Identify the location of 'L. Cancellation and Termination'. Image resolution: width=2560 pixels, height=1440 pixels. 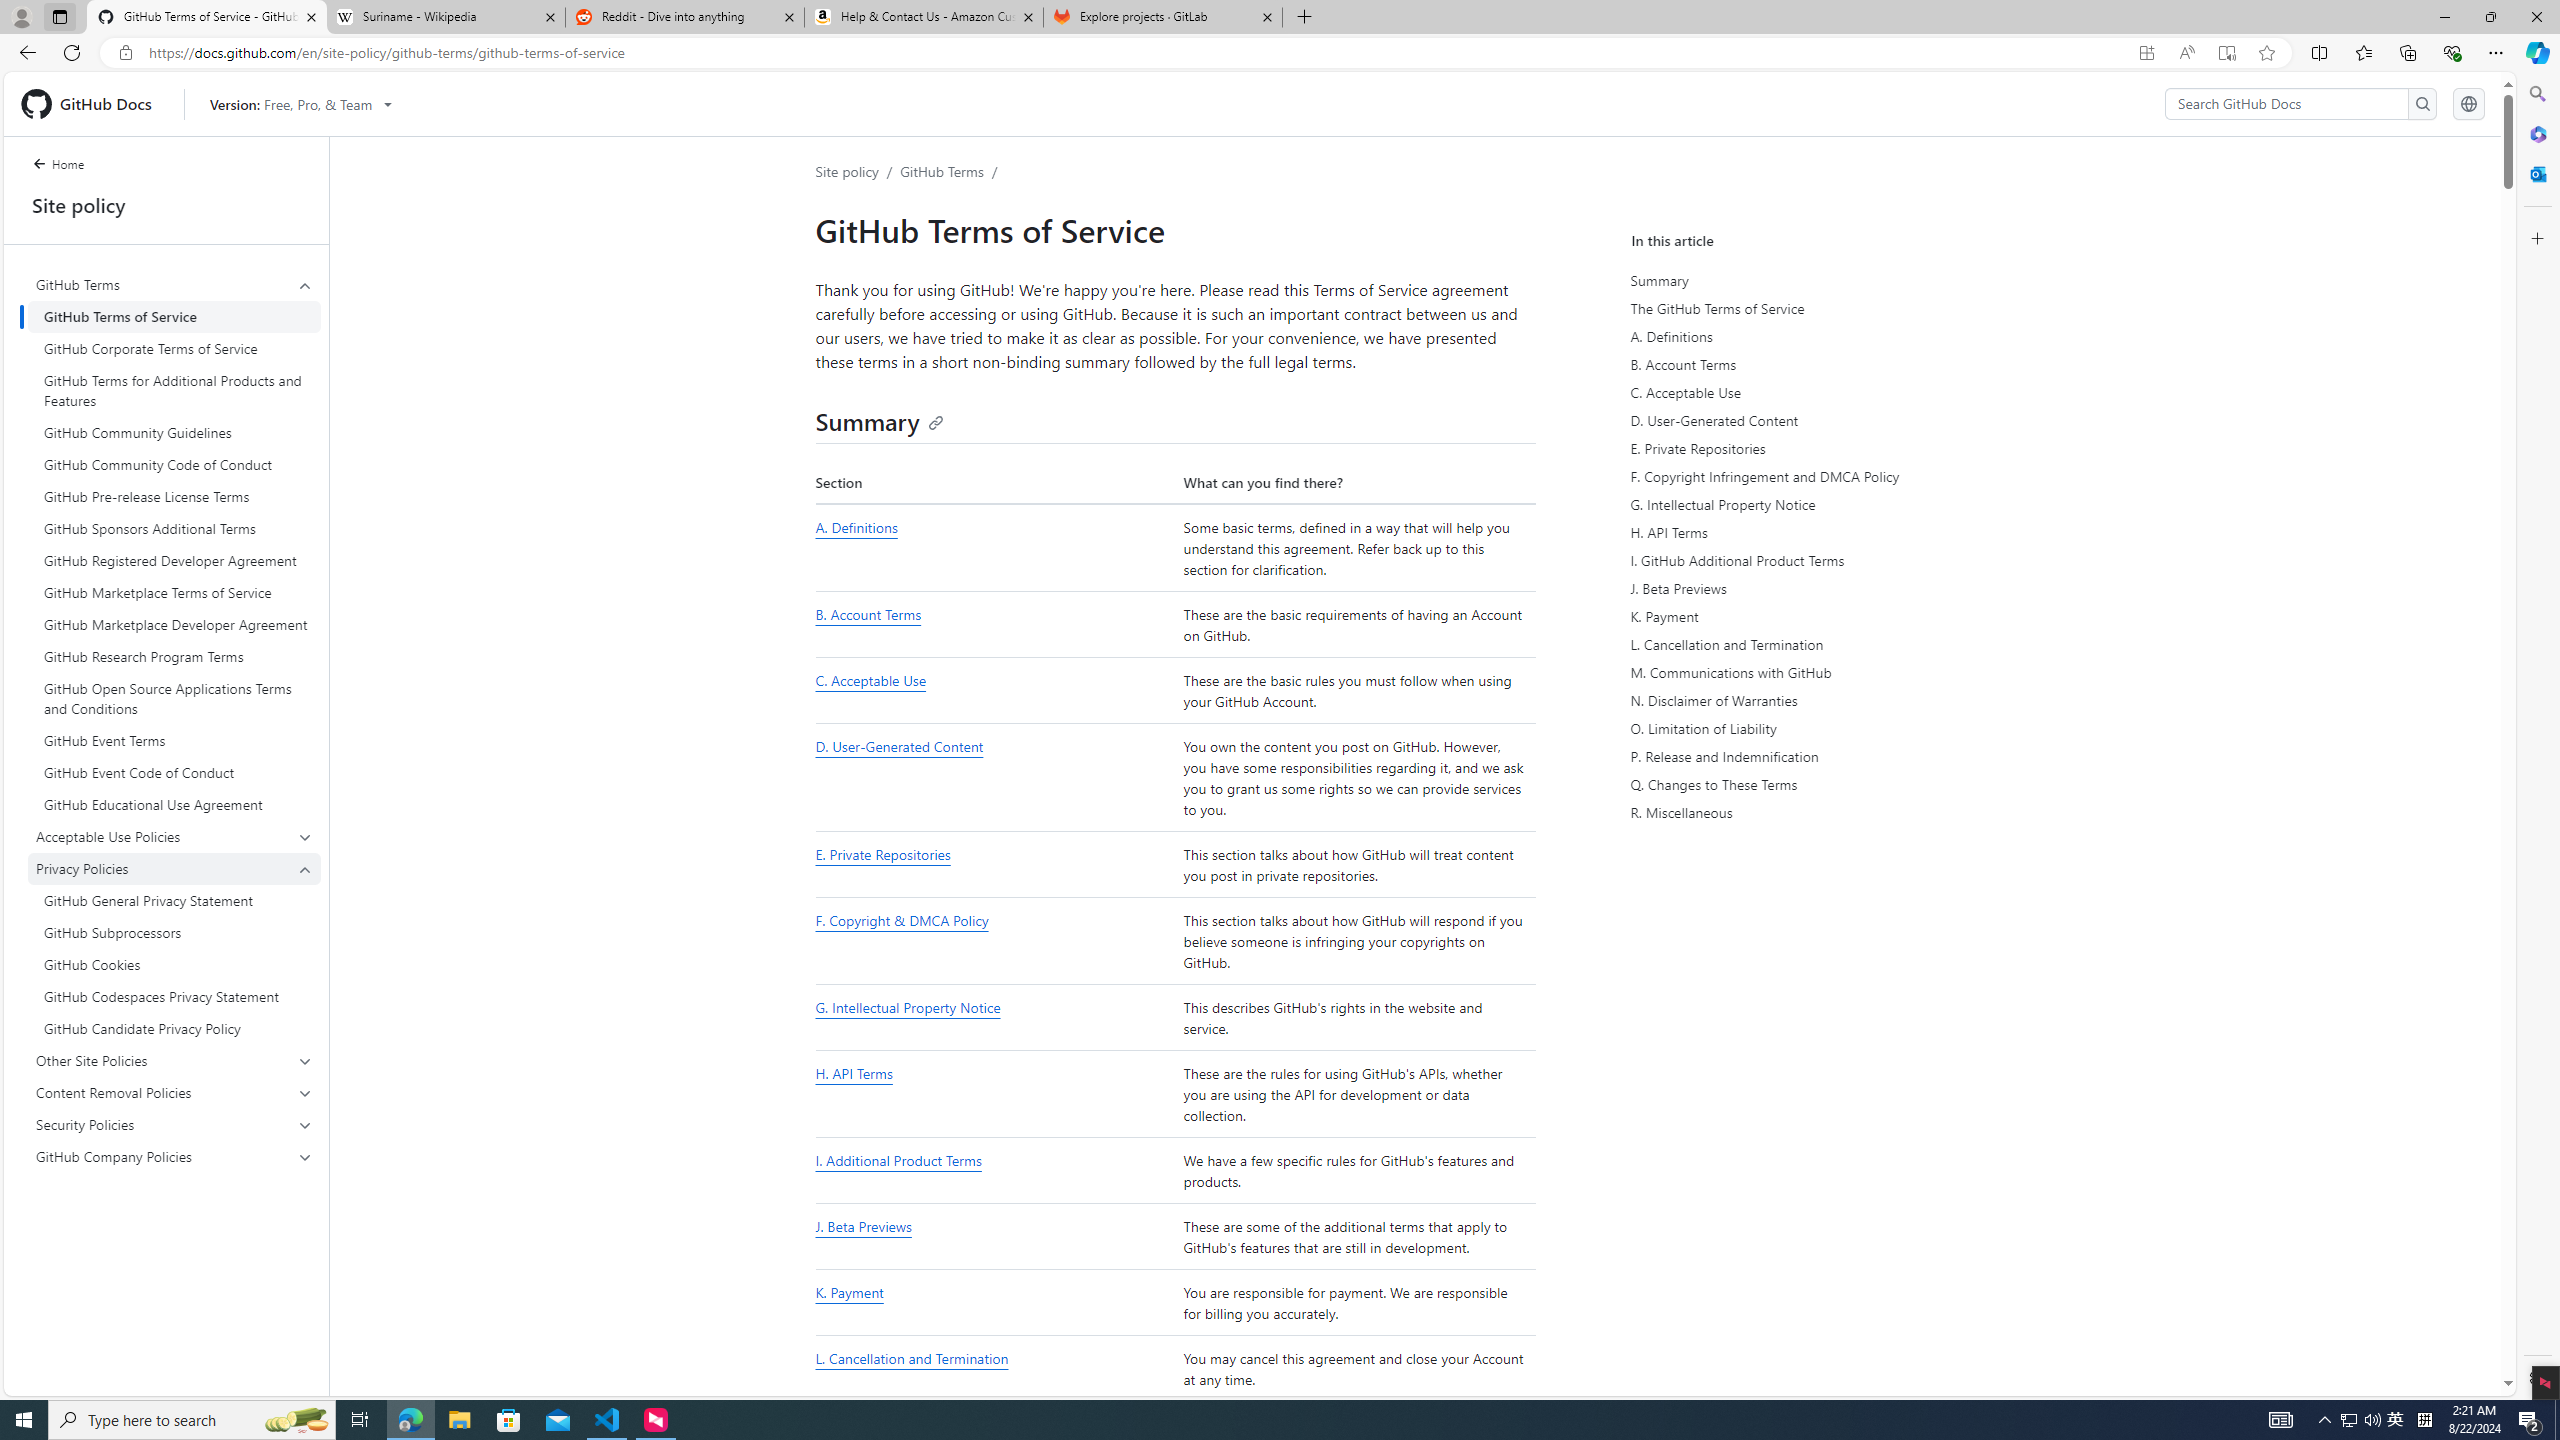
(910, 1359).